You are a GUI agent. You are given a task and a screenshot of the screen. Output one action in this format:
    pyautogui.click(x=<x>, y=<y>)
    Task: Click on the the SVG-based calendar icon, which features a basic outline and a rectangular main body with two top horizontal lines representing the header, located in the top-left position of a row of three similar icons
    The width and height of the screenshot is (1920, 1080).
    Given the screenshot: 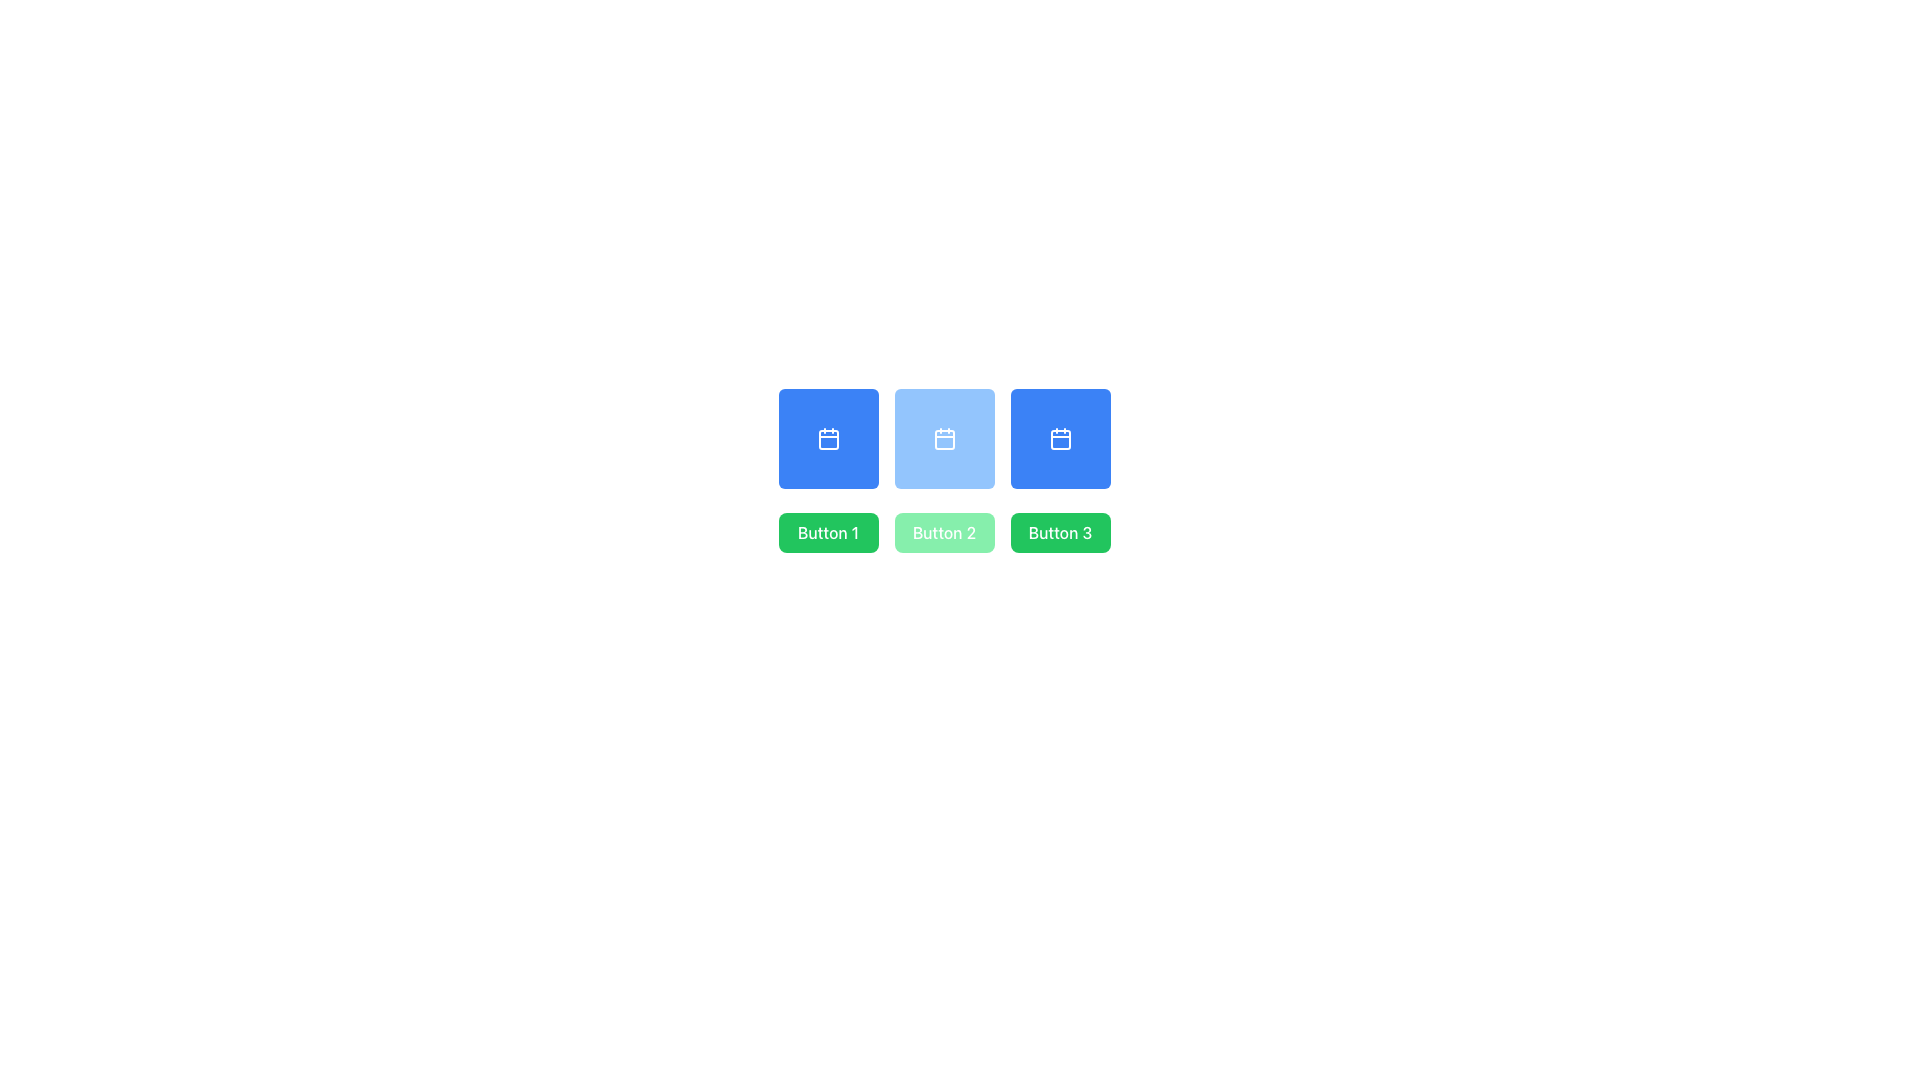 What is the action you would take?
    pyautogui.click(x=828, y=438)
    